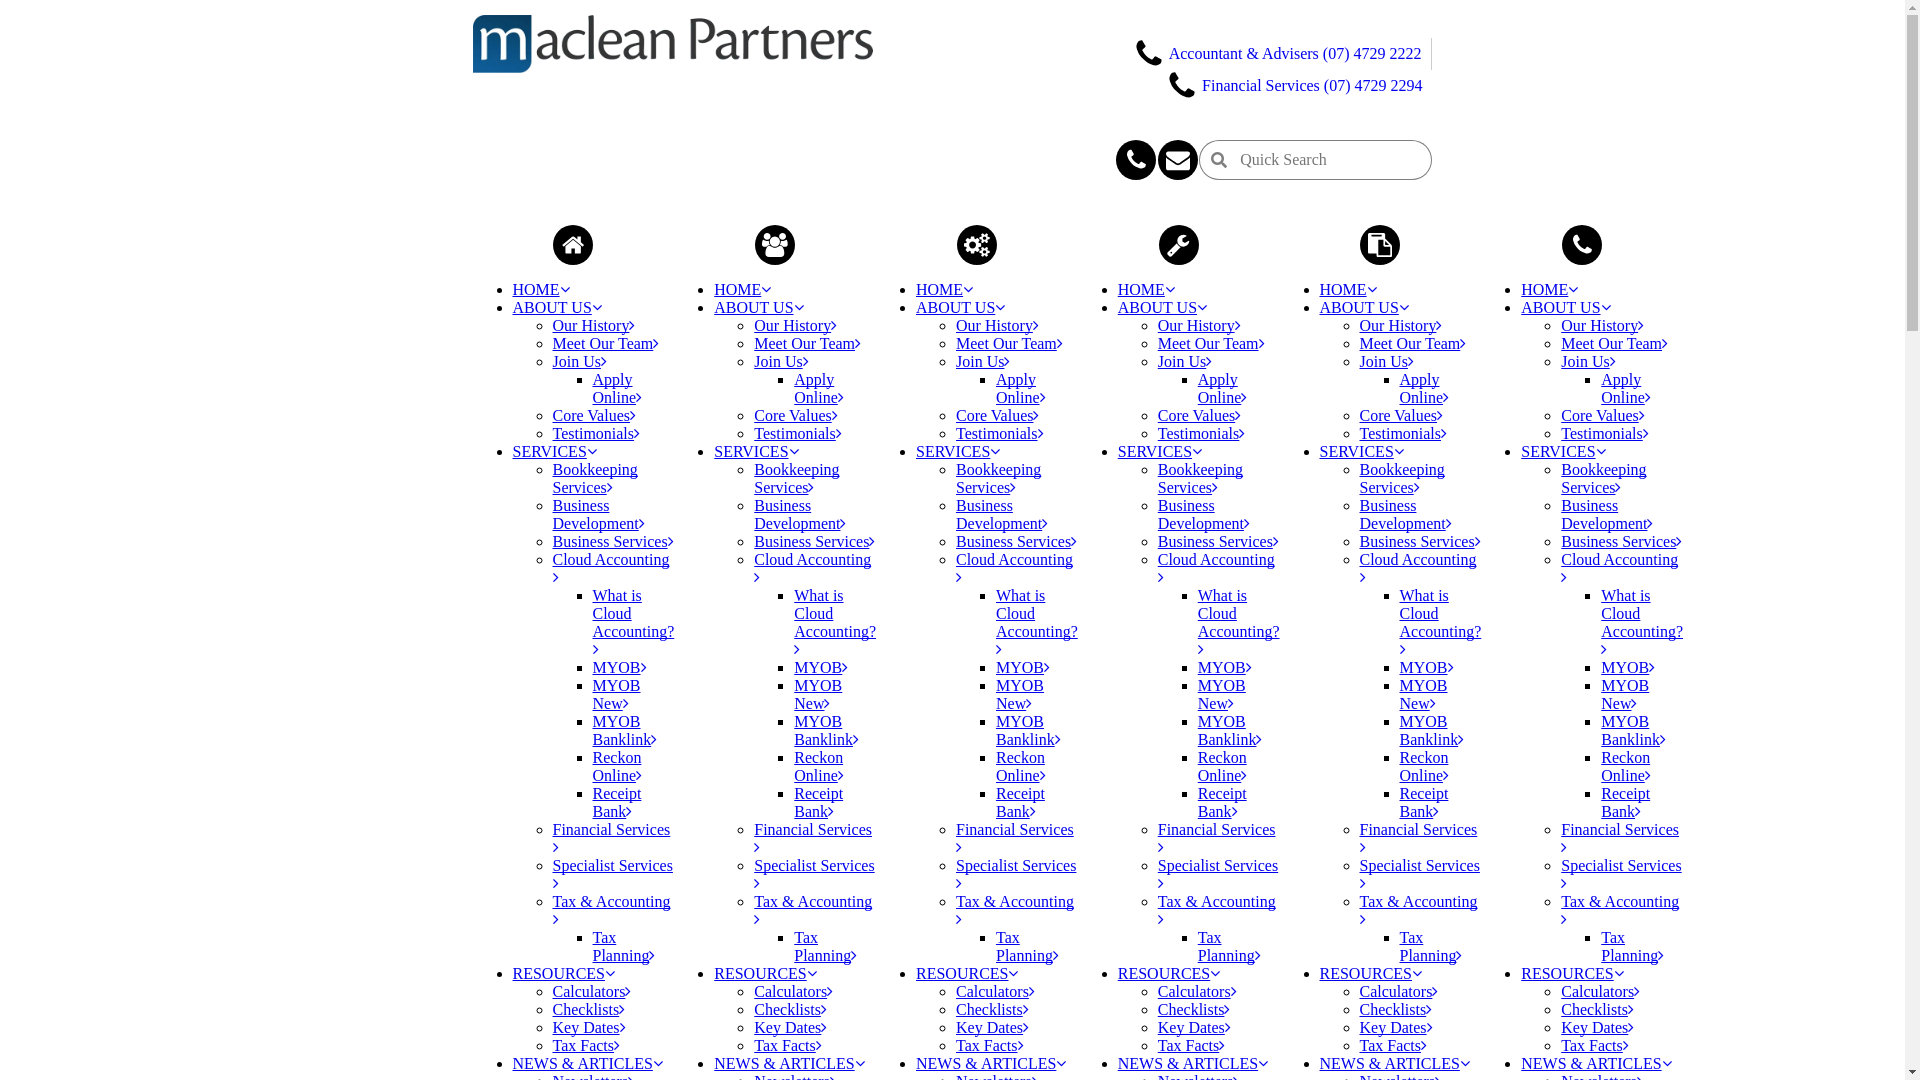  What do you see at coordinates (1633, 730) in the screenshot?
I see `'MYOB Banklink'` at bounding box center [1633, 730].